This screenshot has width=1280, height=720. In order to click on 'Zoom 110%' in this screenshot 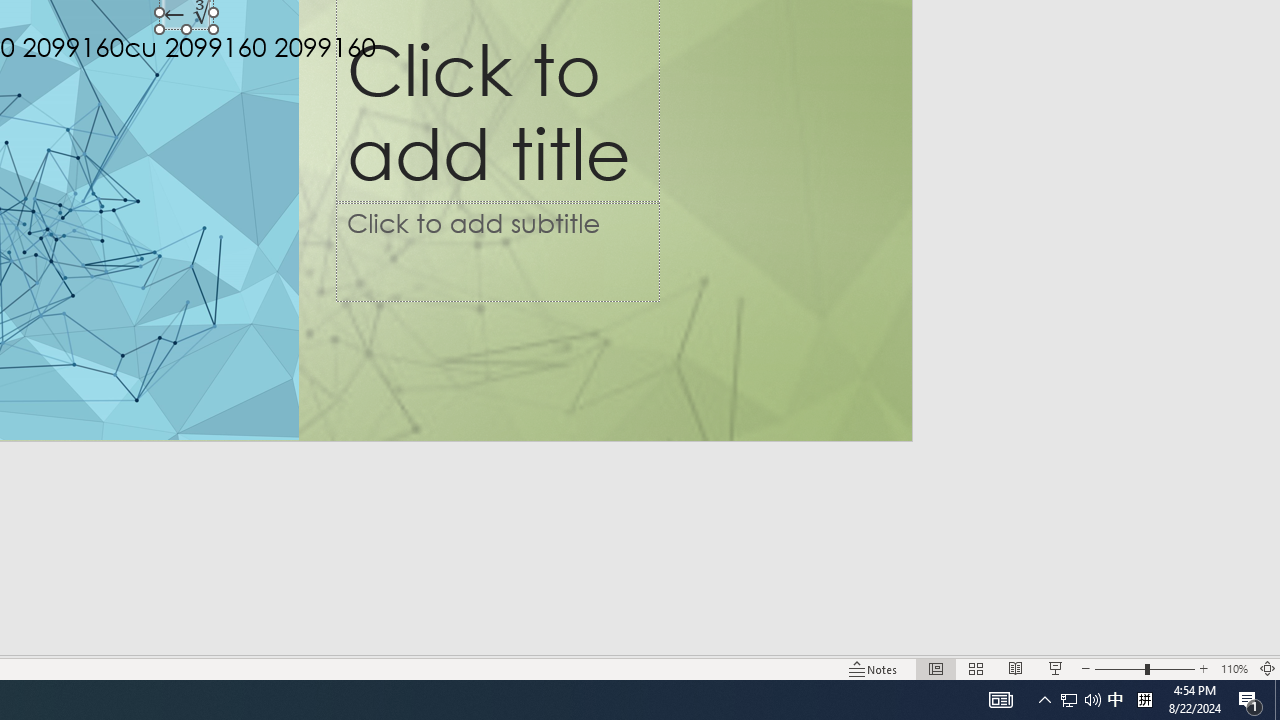, I will do `click(1233, 669)`.